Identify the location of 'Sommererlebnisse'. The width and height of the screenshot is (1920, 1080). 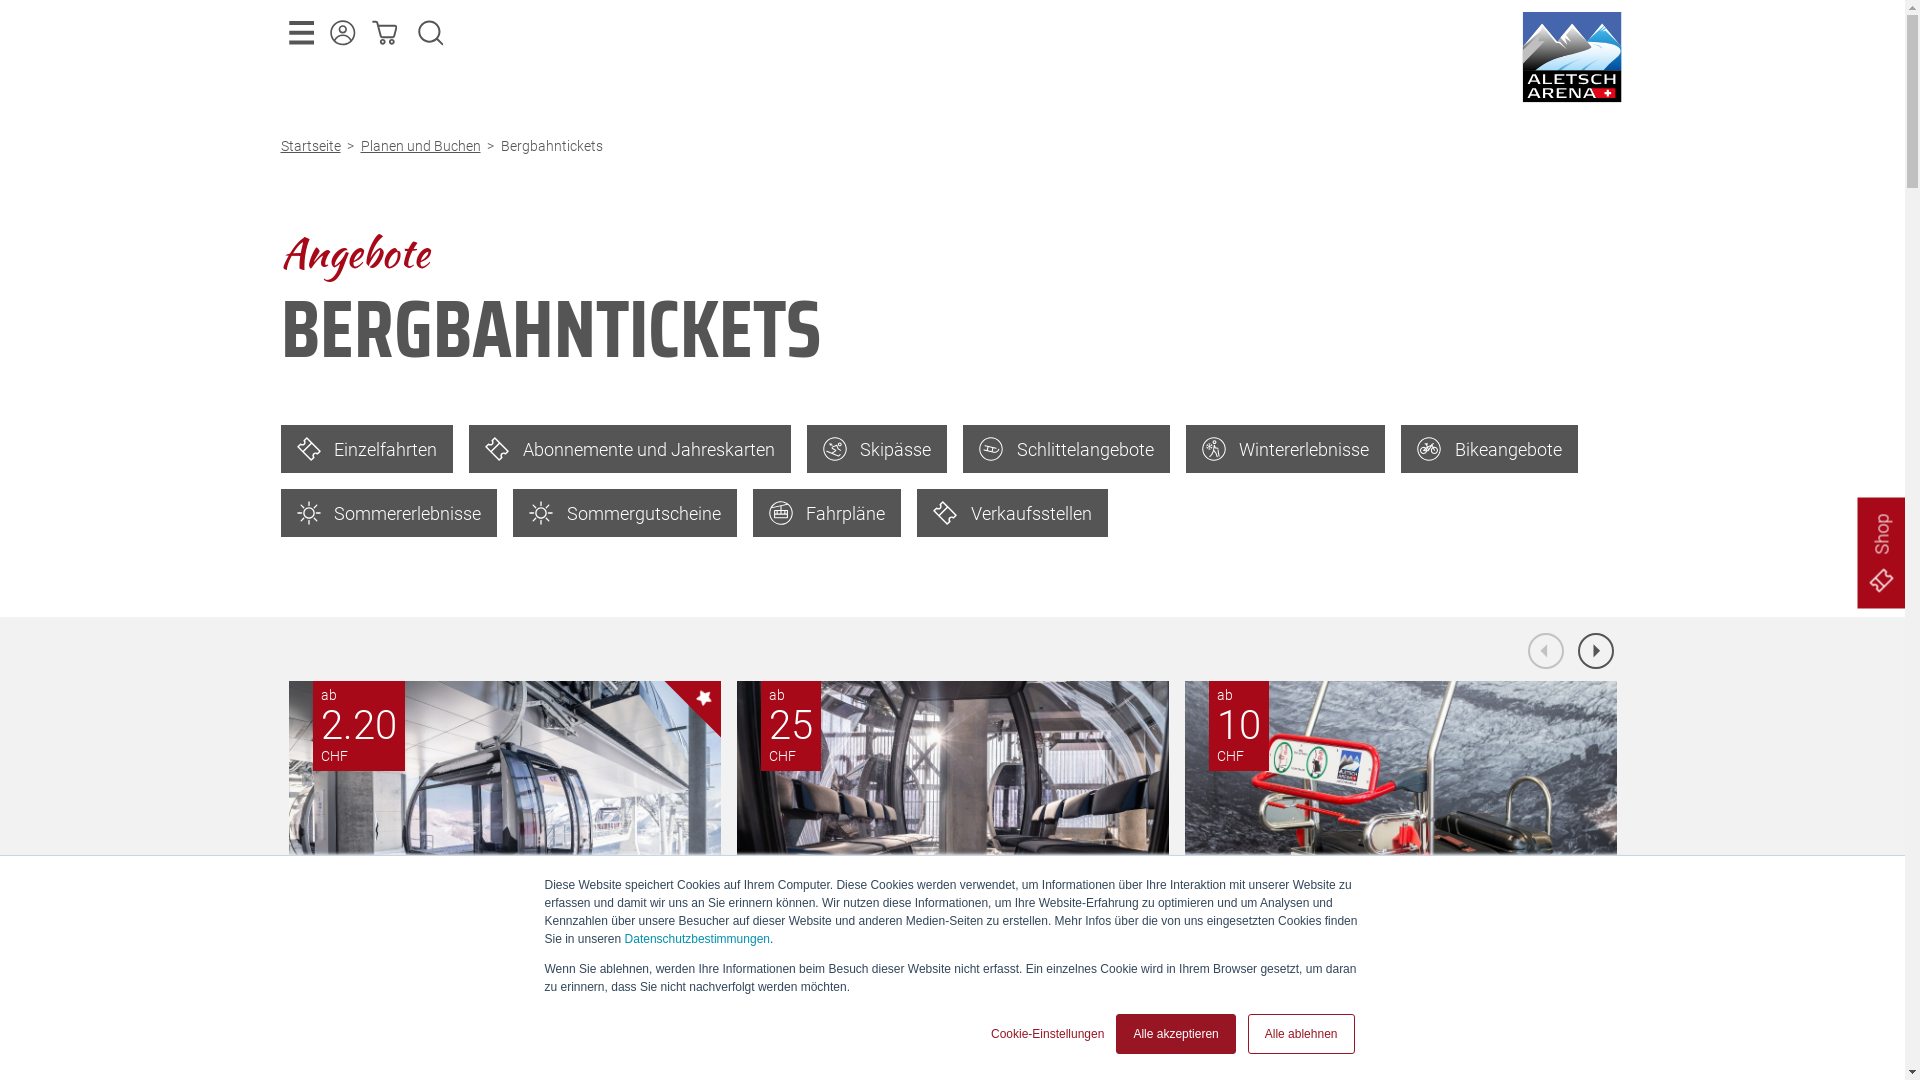
(388, 512).